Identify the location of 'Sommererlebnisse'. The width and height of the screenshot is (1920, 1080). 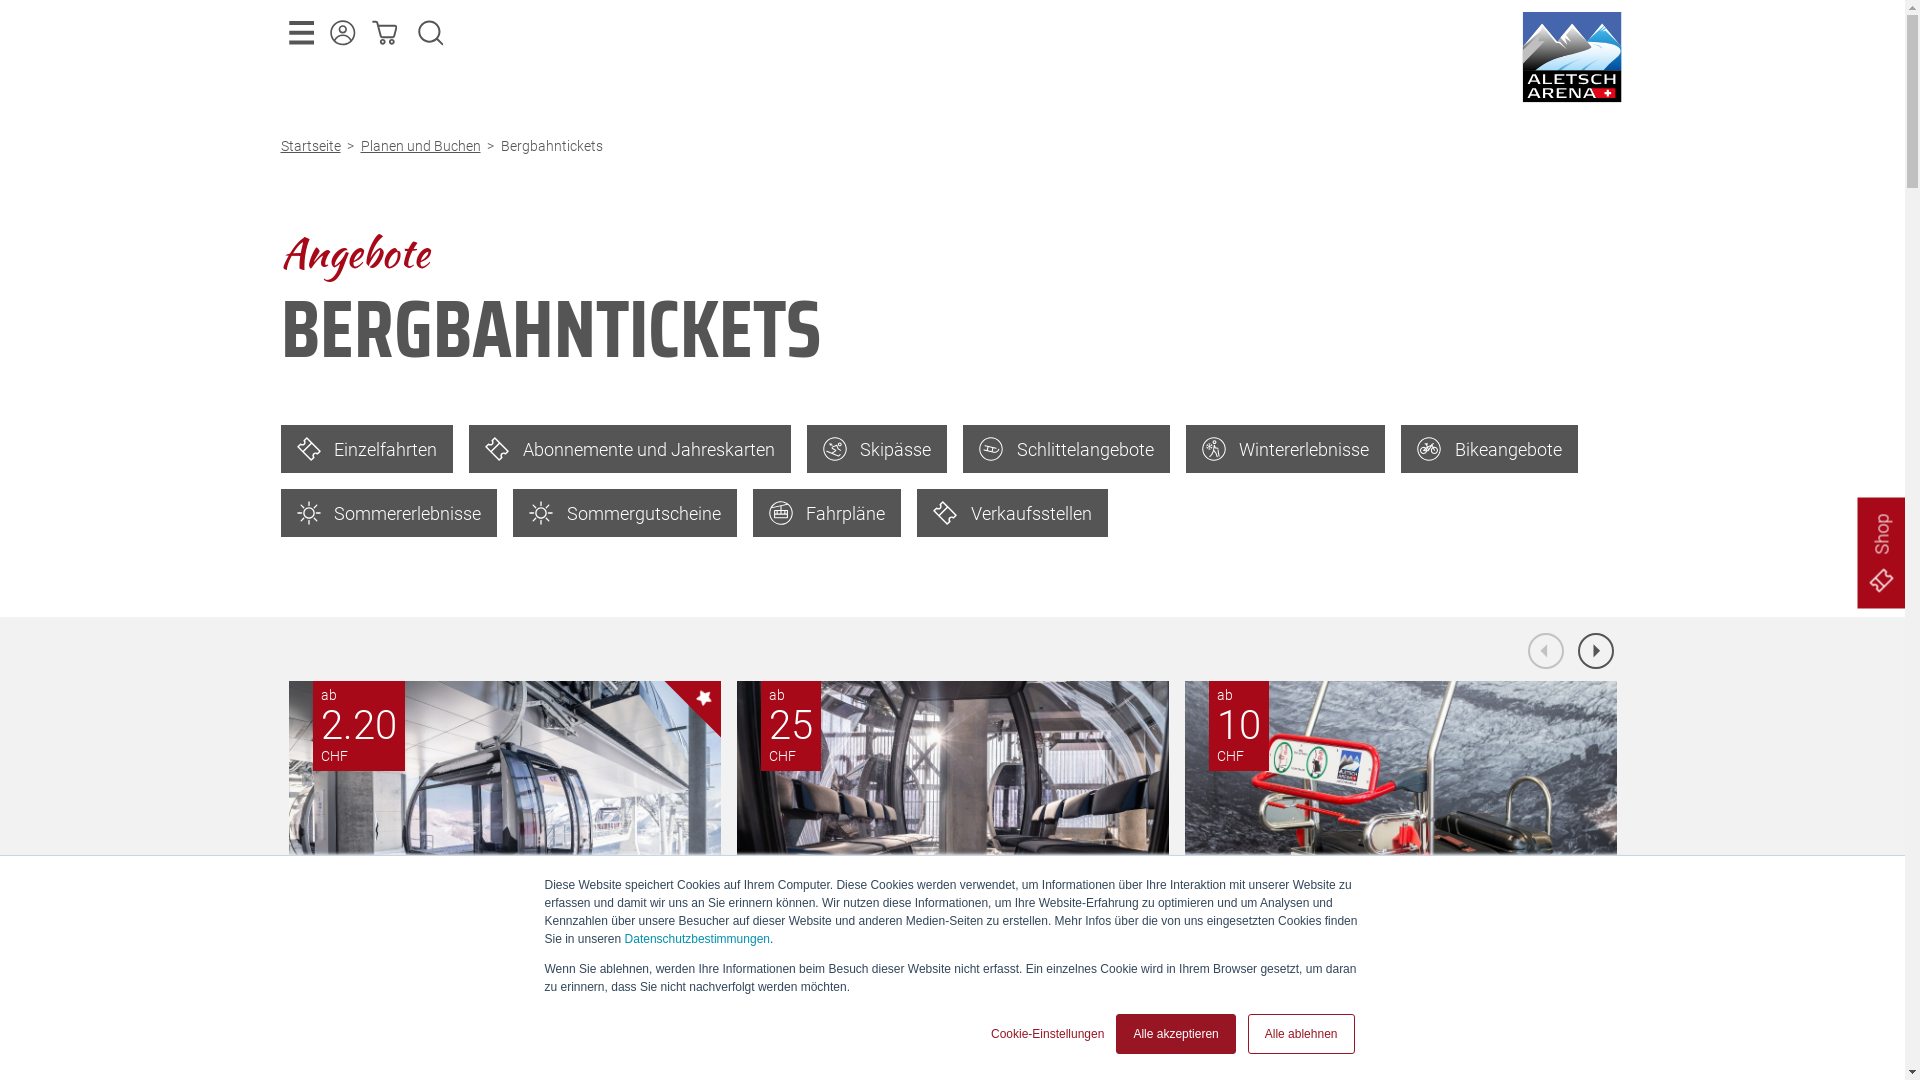
(388, 512).